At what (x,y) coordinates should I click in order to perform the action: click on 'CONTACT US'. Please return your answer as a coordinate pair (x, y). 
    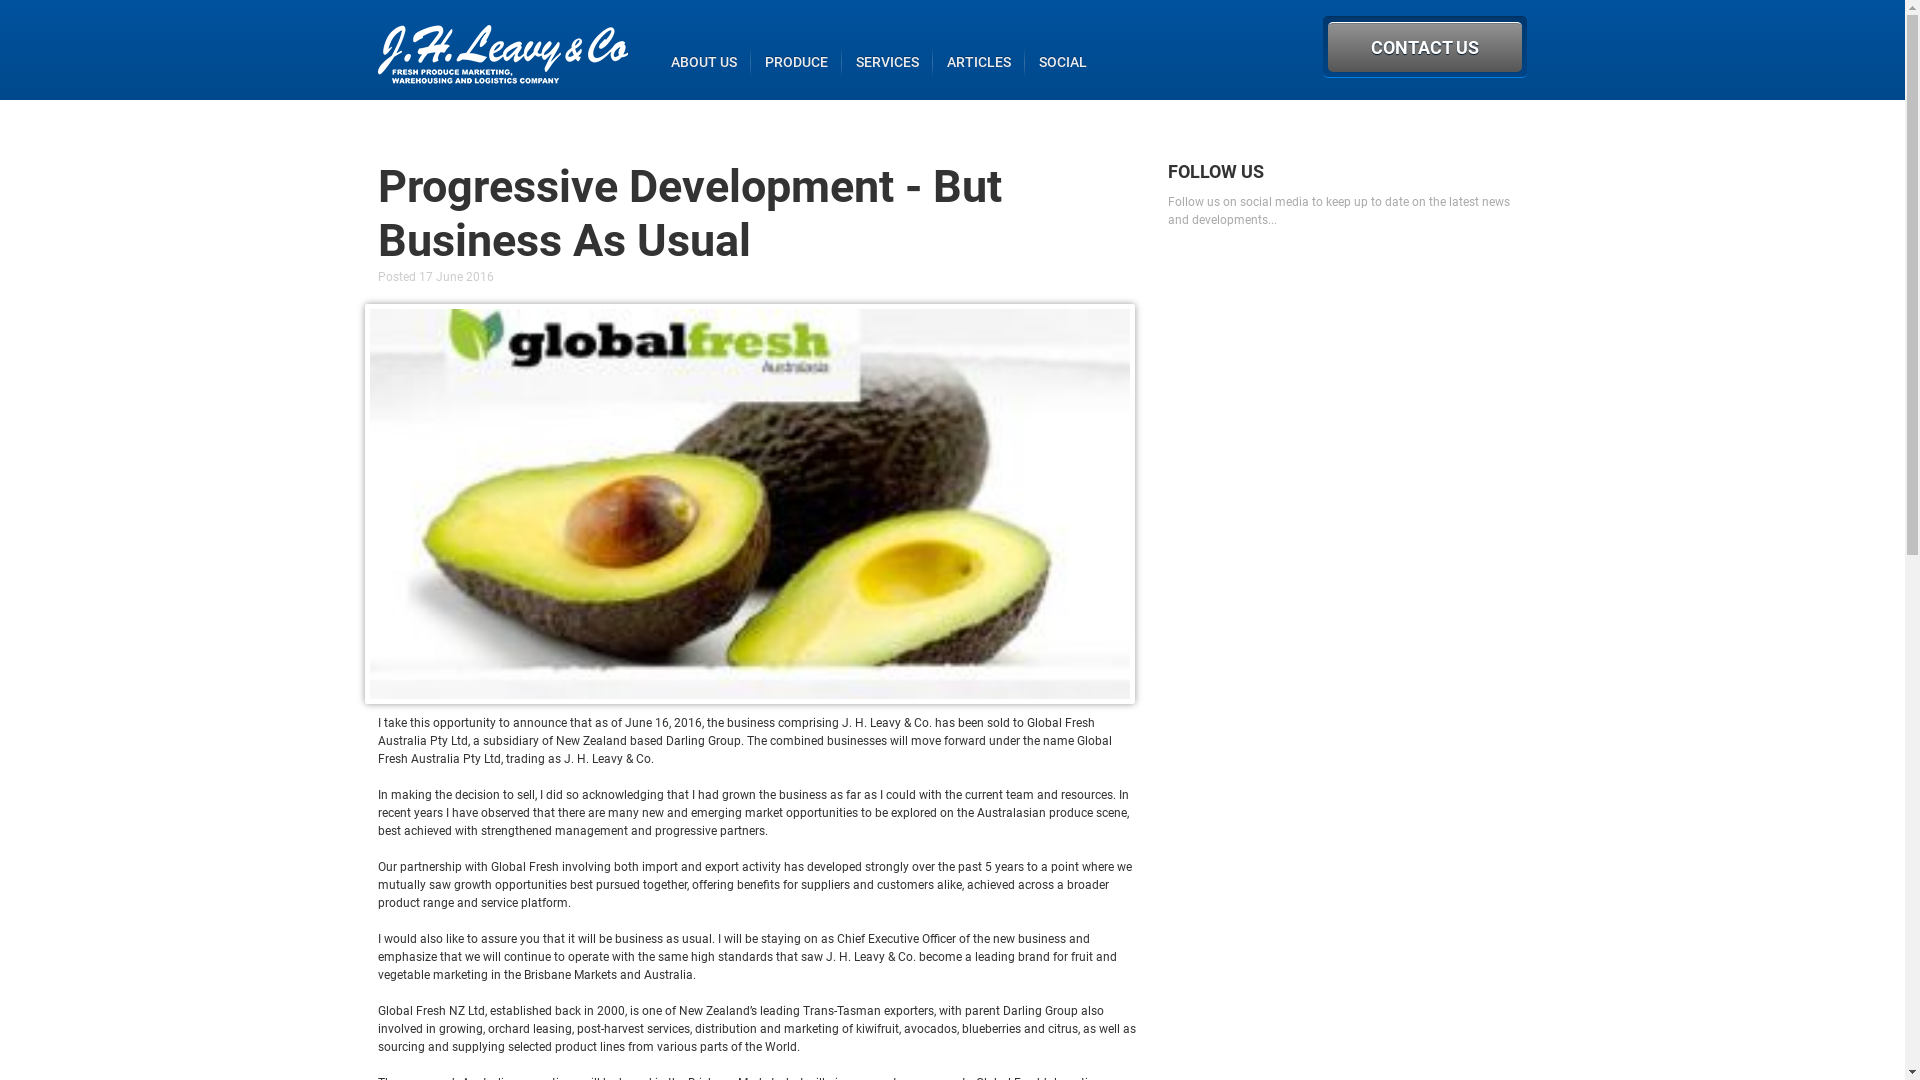
    Looking at the image, I should click on (1424, 45).